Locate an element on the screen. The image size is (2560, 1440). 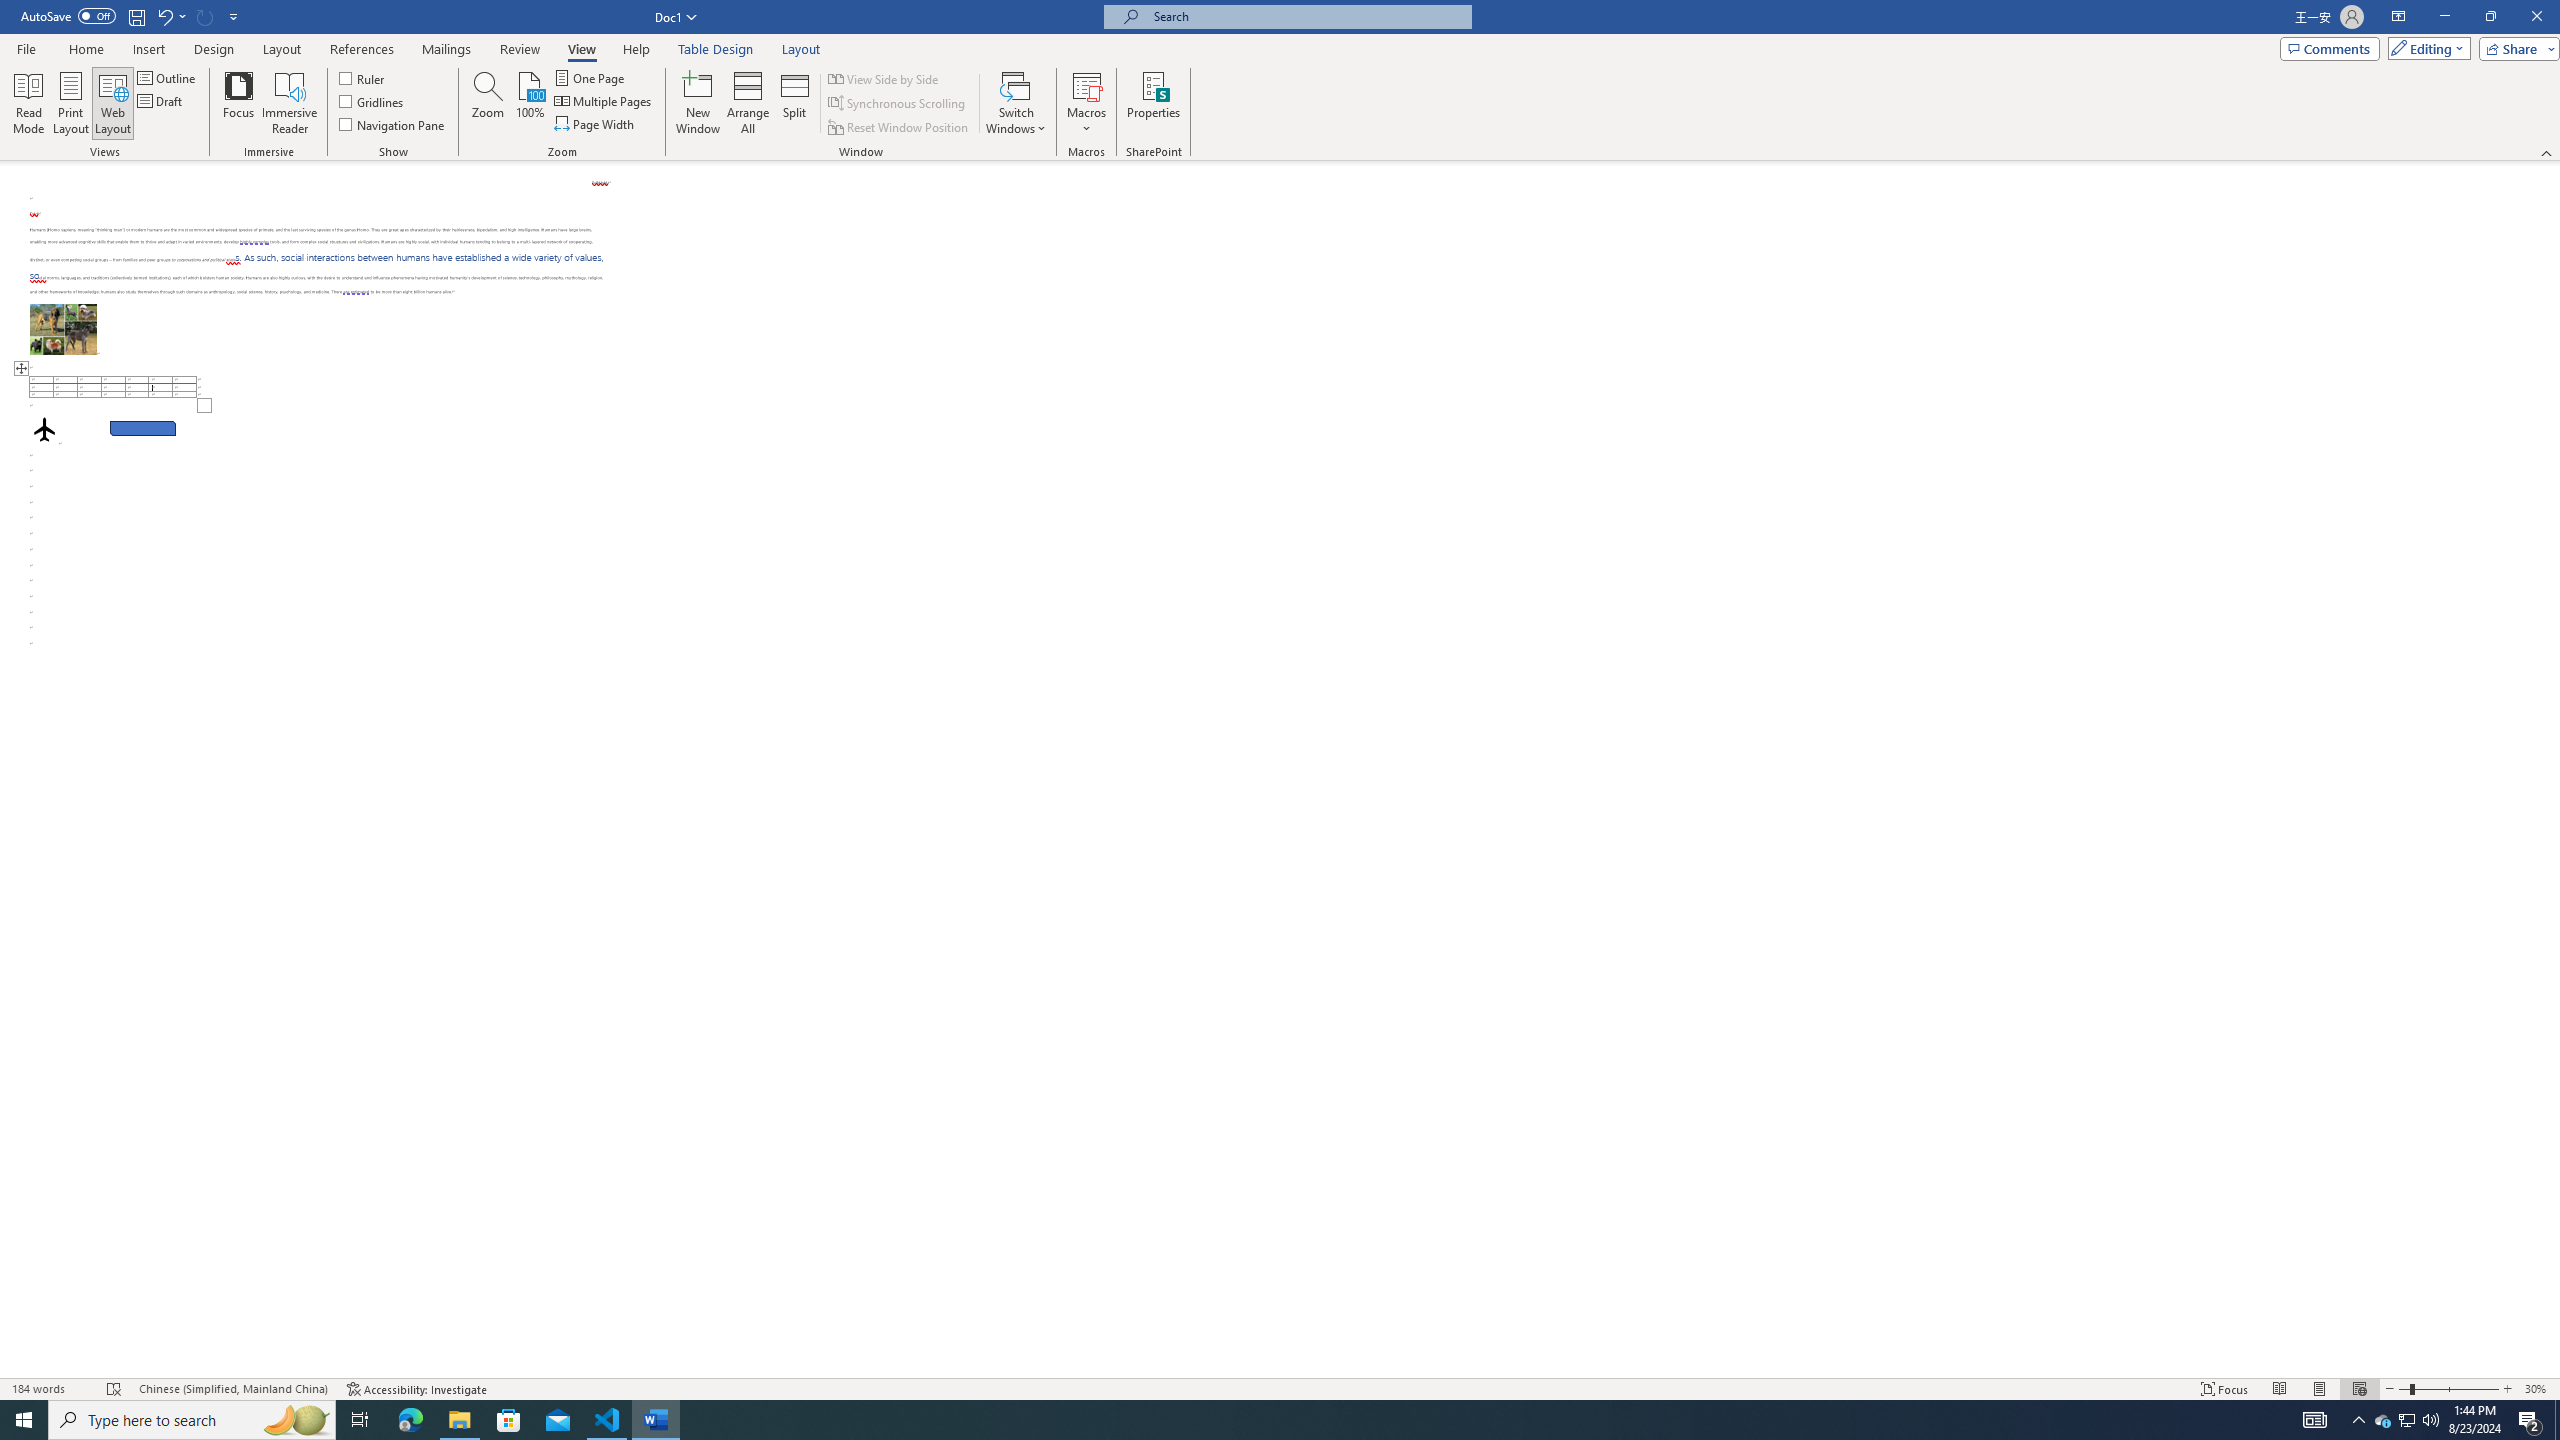
'Editing' is located at coordinates (2425, 47).